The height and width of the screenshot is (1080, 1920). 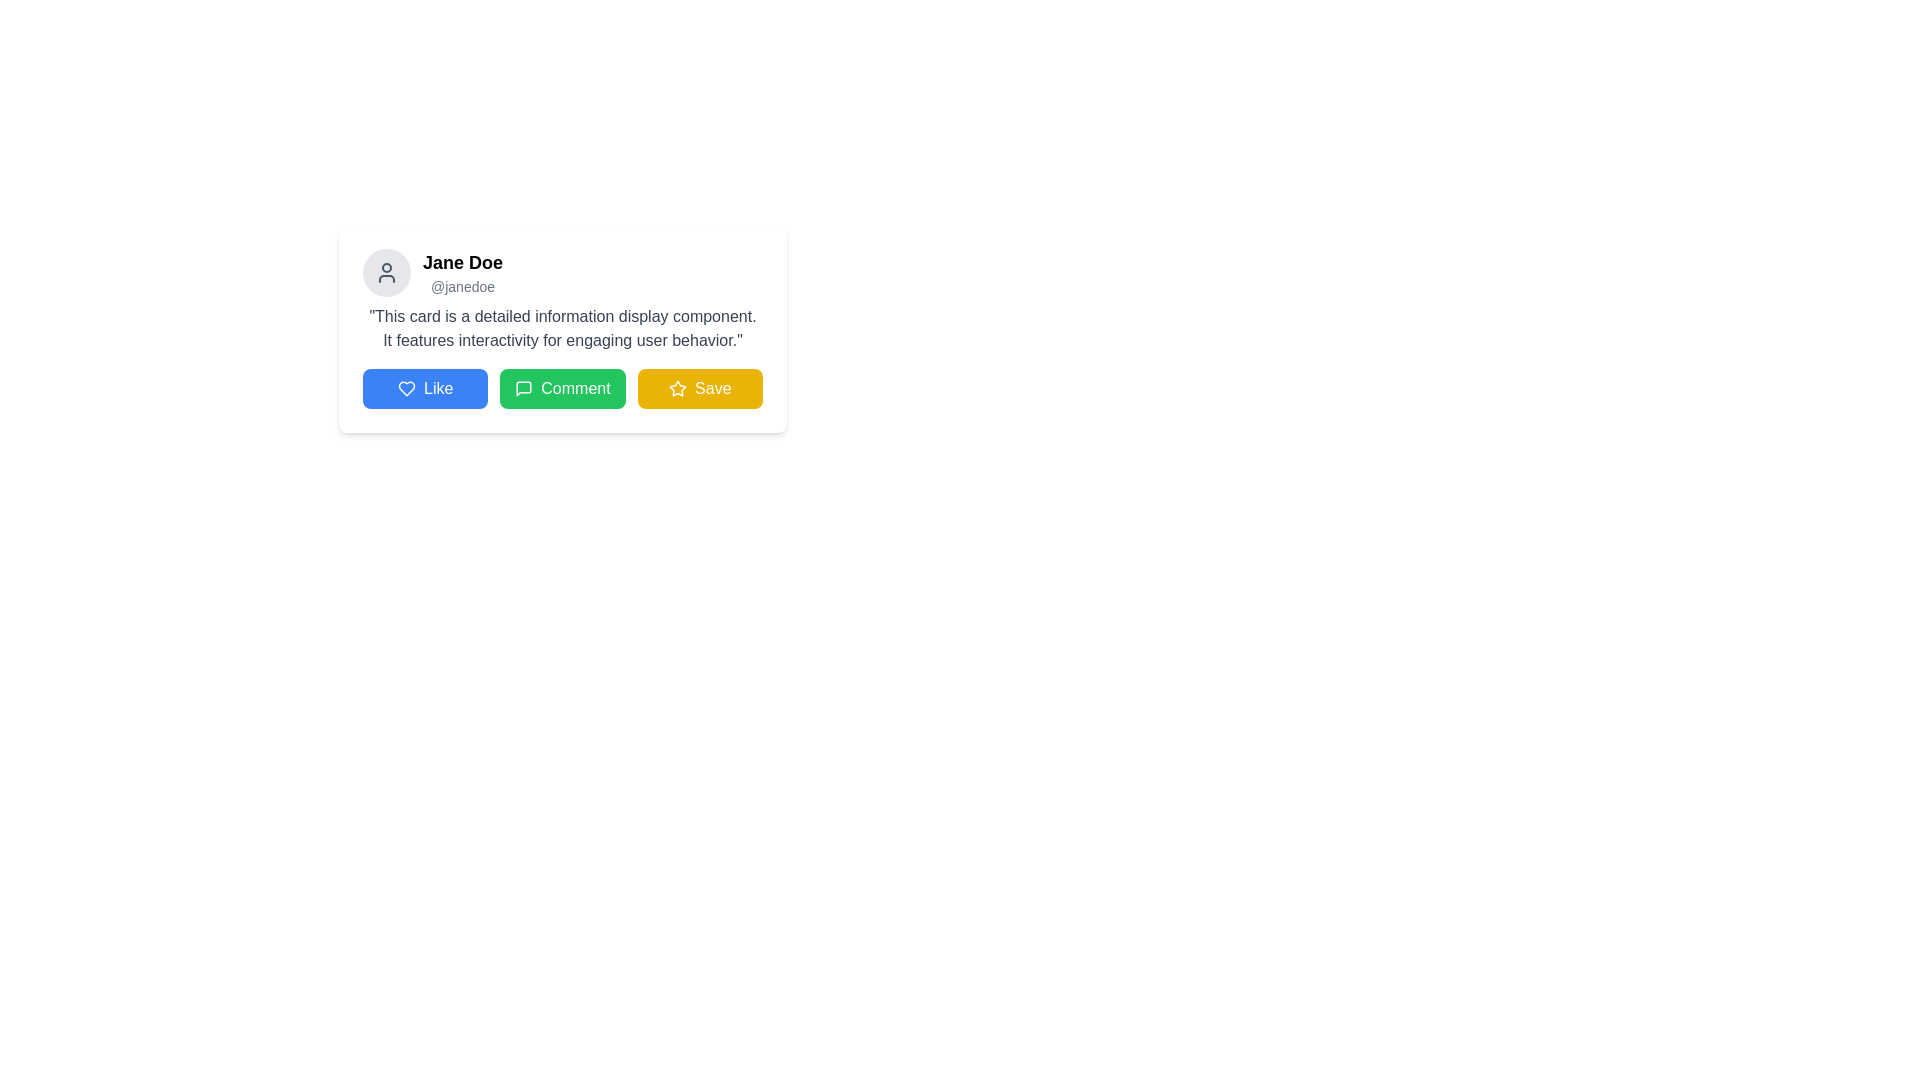 I want to click on the circular icon with a light gray background and a dark gray outline of a human figure, located at the farthest left within the header of a card layout, to interact or view details, so click(x=387, y=273).